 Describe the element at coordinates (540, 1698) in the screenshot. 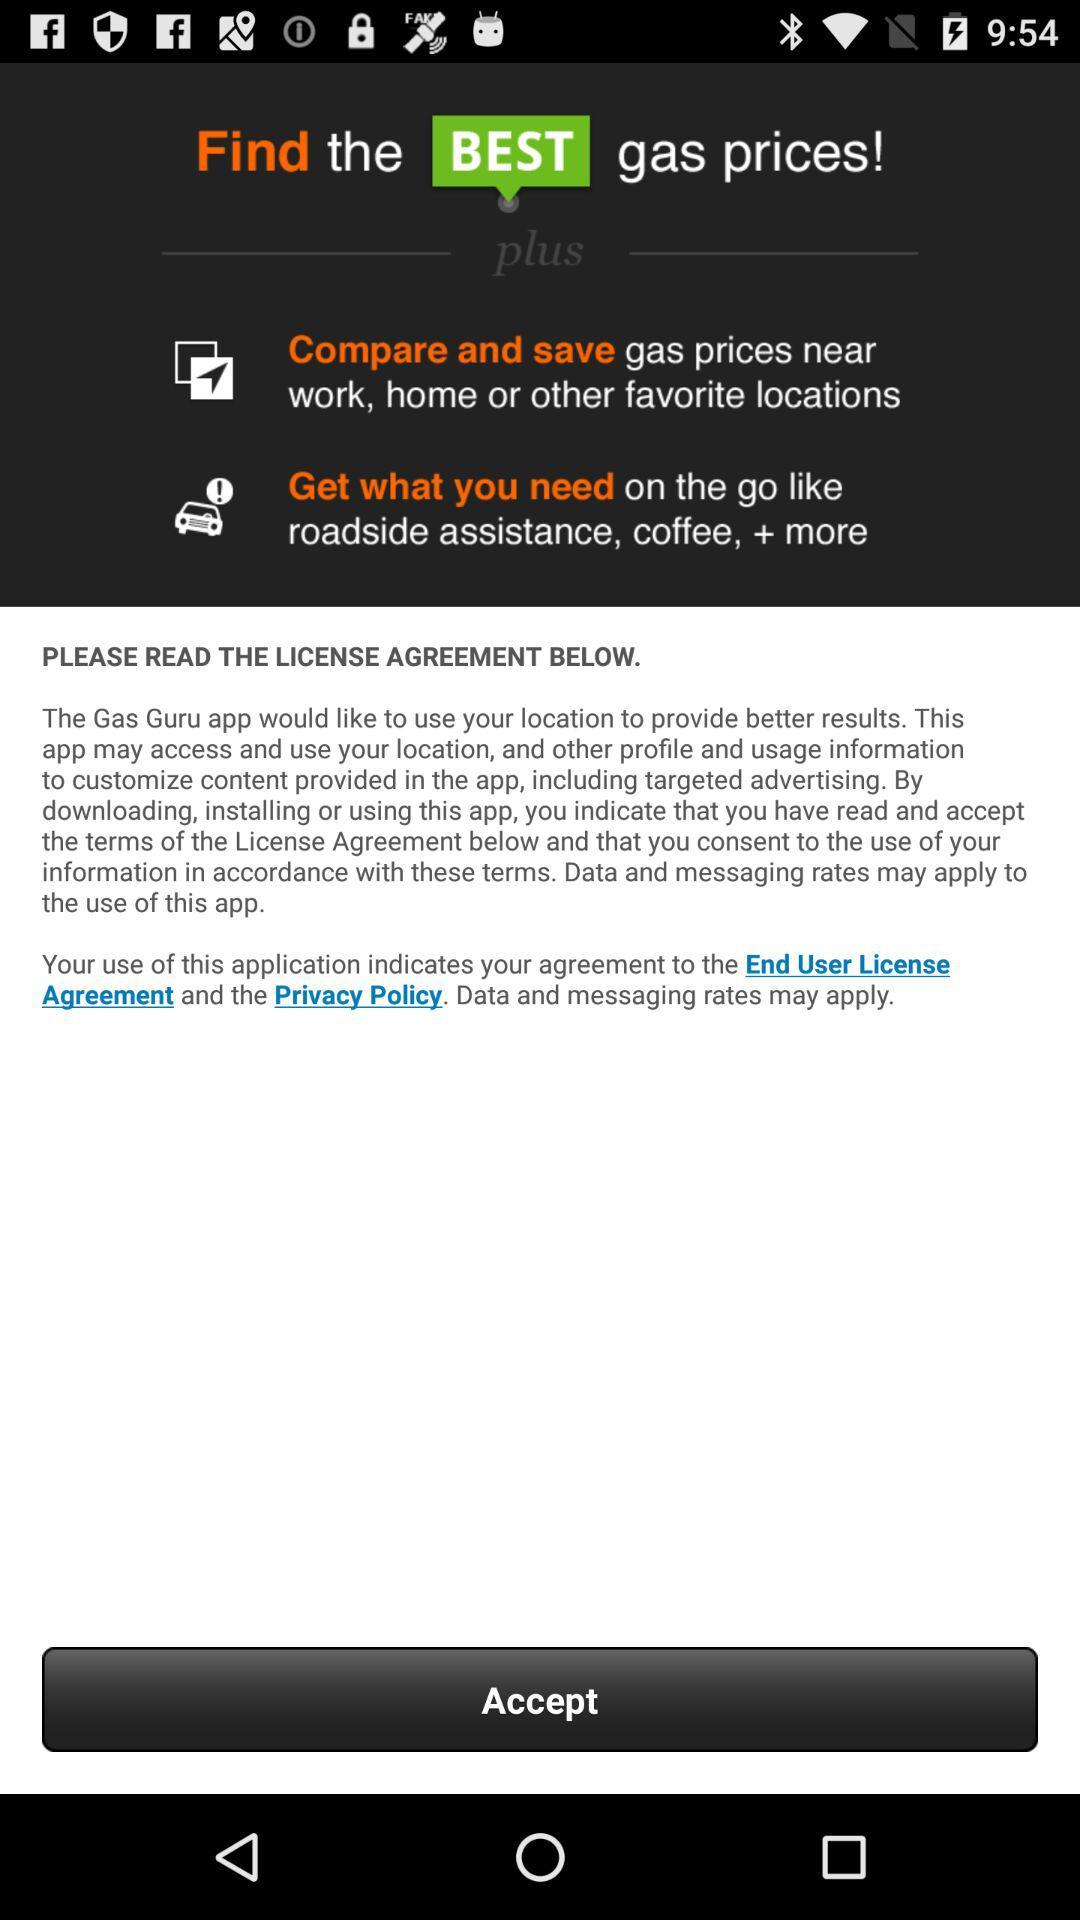

I see `the accept at the bottom` at that location.